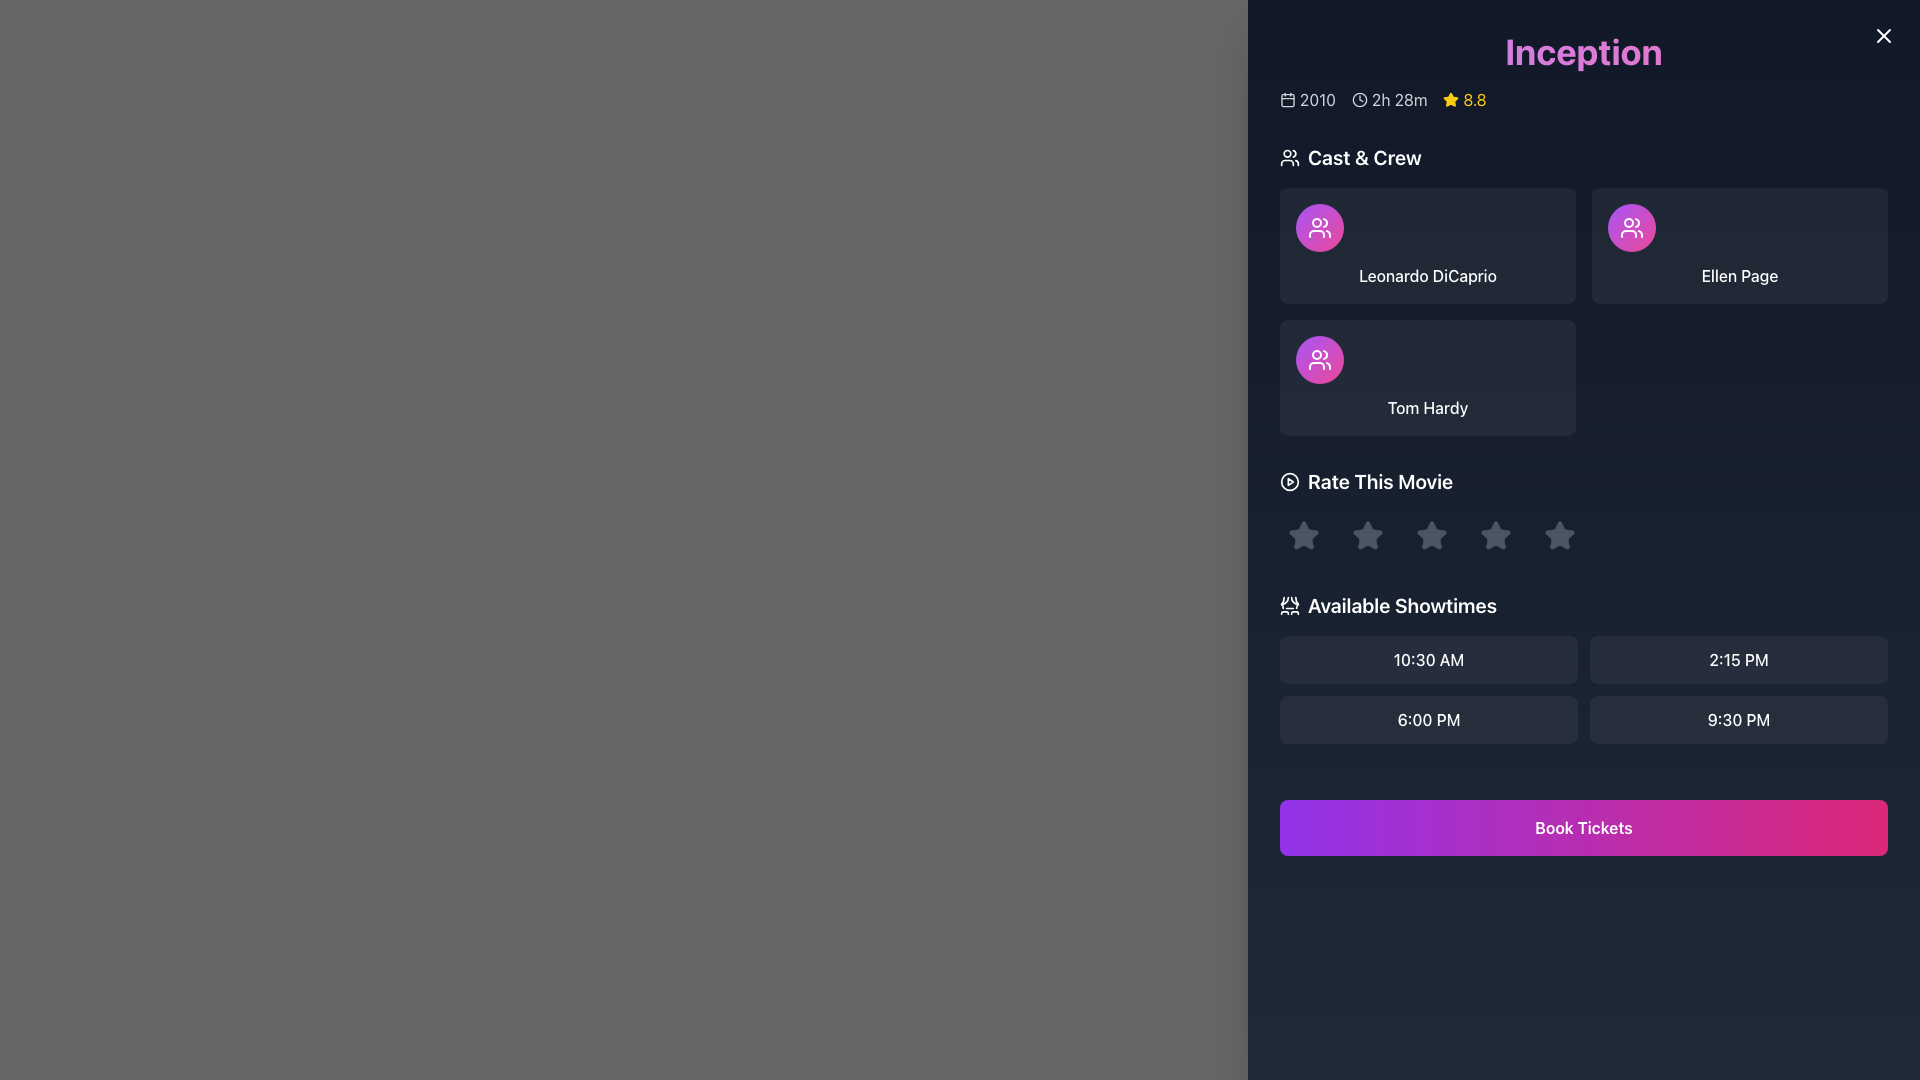 The image size is (1920, 1080). I want to click on the Circle SVG element which represents the clock face in the 'Inception' movie info section, located near the top-left corner, so click(1359, 100).